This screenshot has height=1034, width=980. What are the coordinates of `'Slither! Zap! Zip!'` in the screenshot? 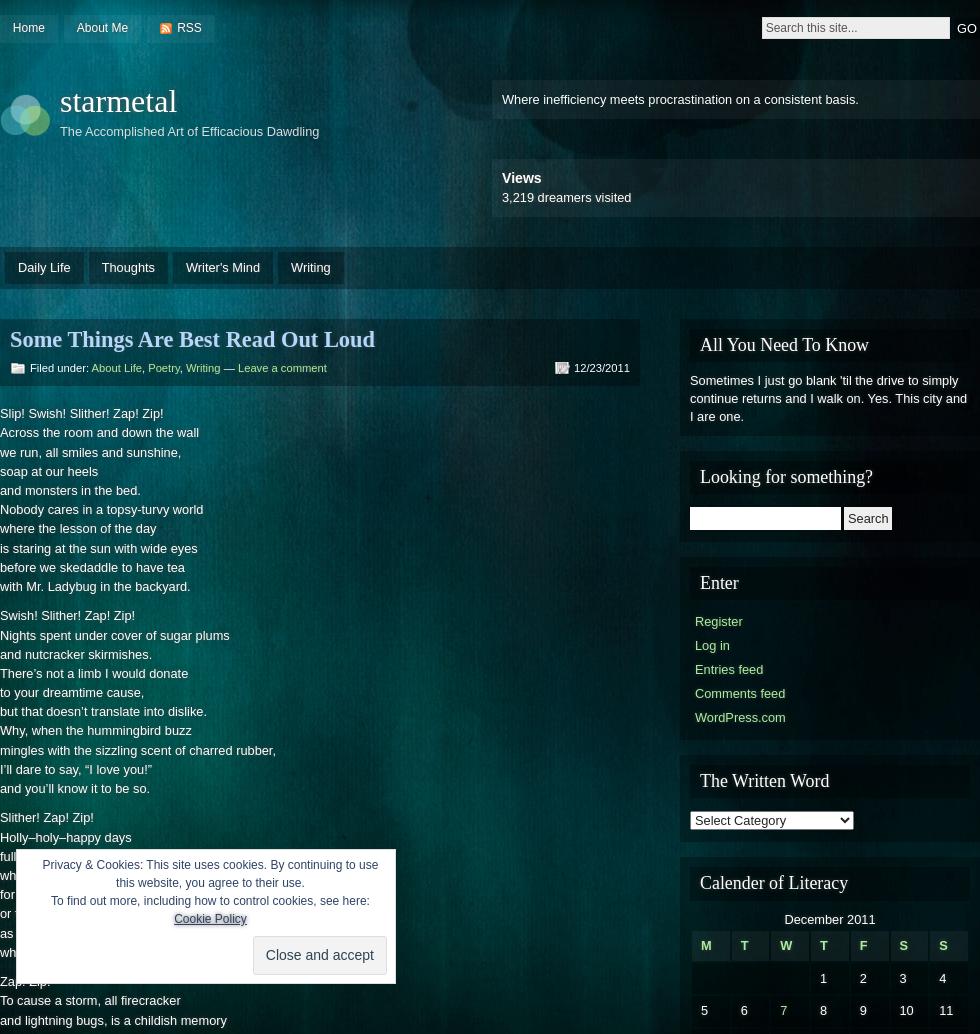 It's located at (0, 816).